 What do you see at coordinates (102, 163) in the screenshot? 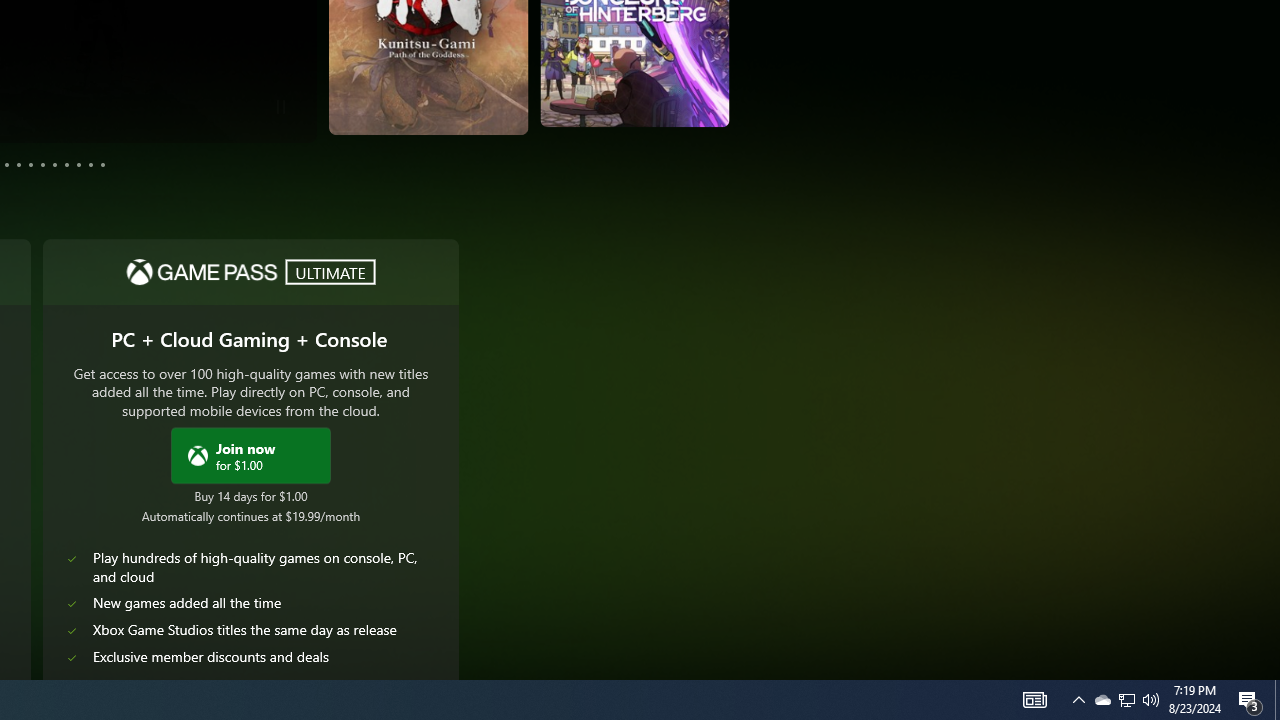
I see `'Page 12'` at bounding box center [102, 163].